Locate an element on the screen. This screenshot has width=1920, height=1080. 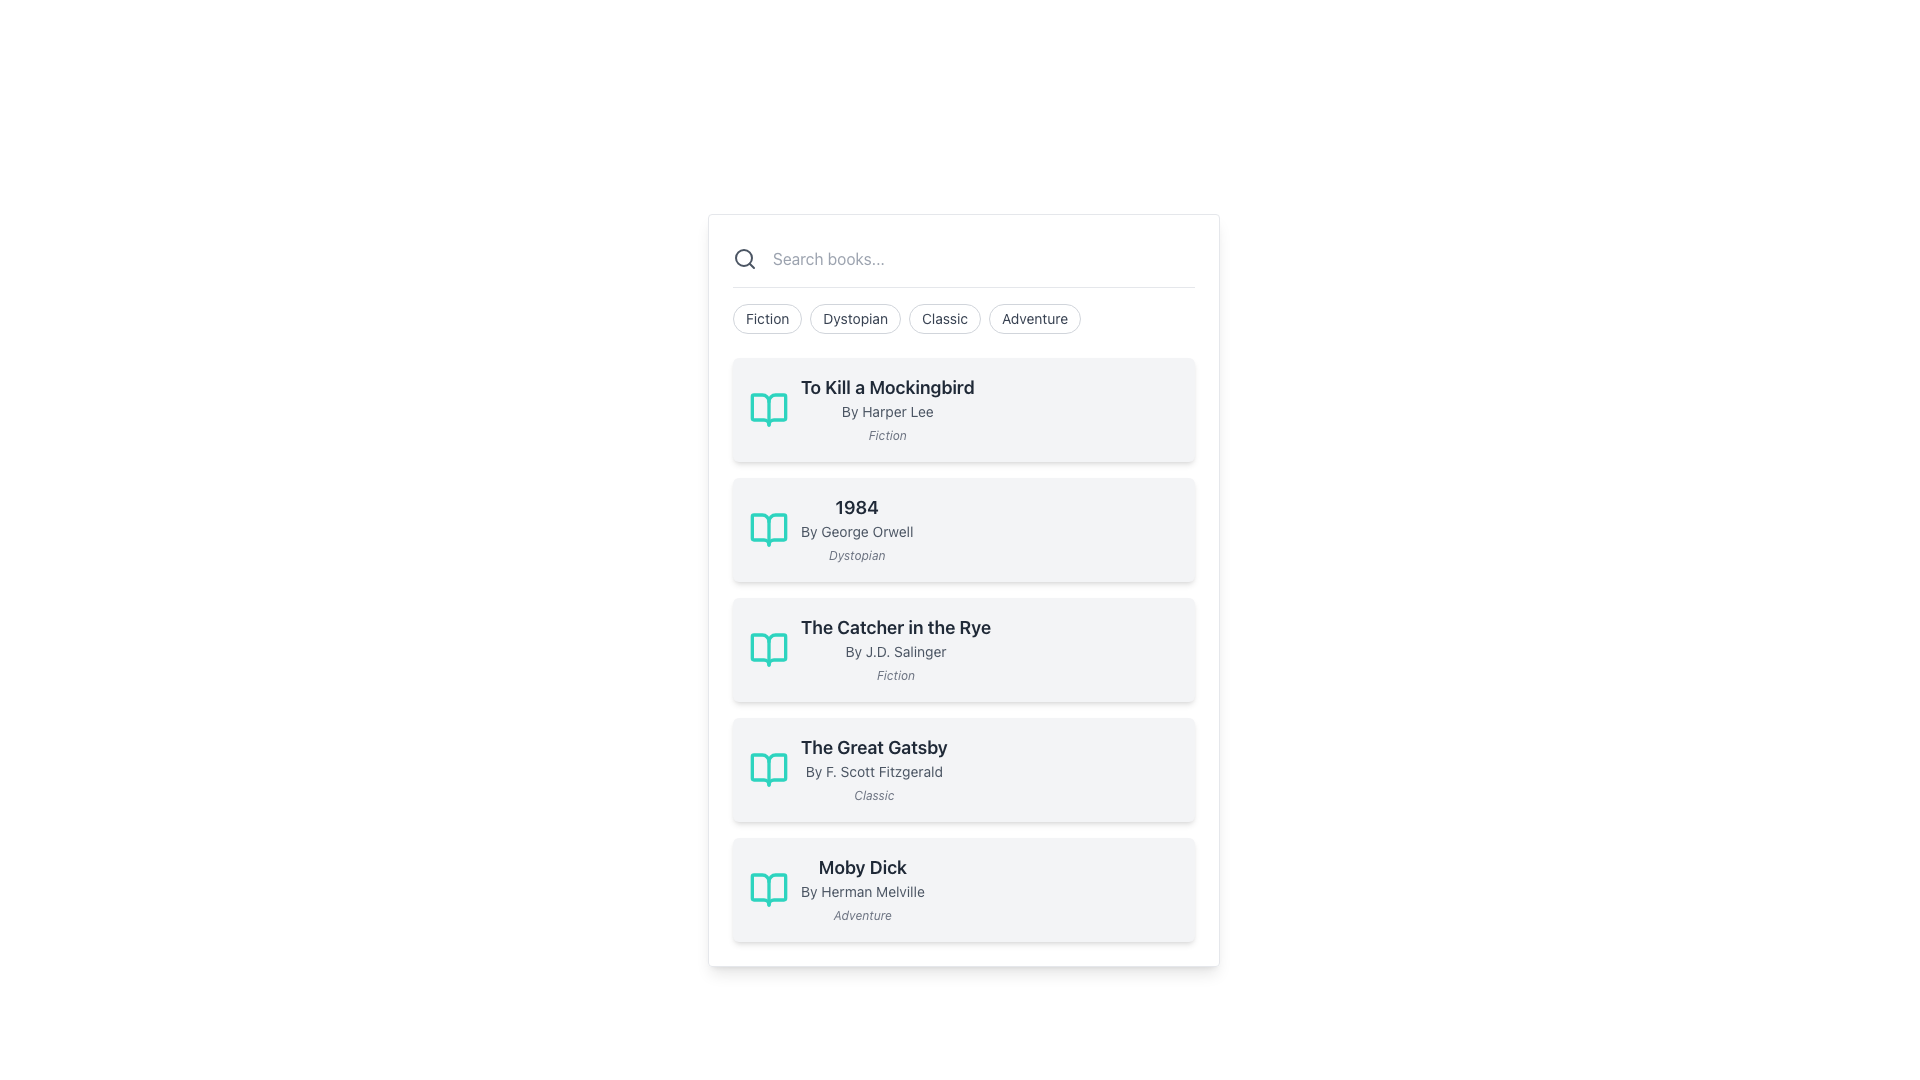
the 'Fiction', 'Dystopian', 'Classic', or 'Adventure' tag in the Interactive category filter is located at coordinates (964, 318).